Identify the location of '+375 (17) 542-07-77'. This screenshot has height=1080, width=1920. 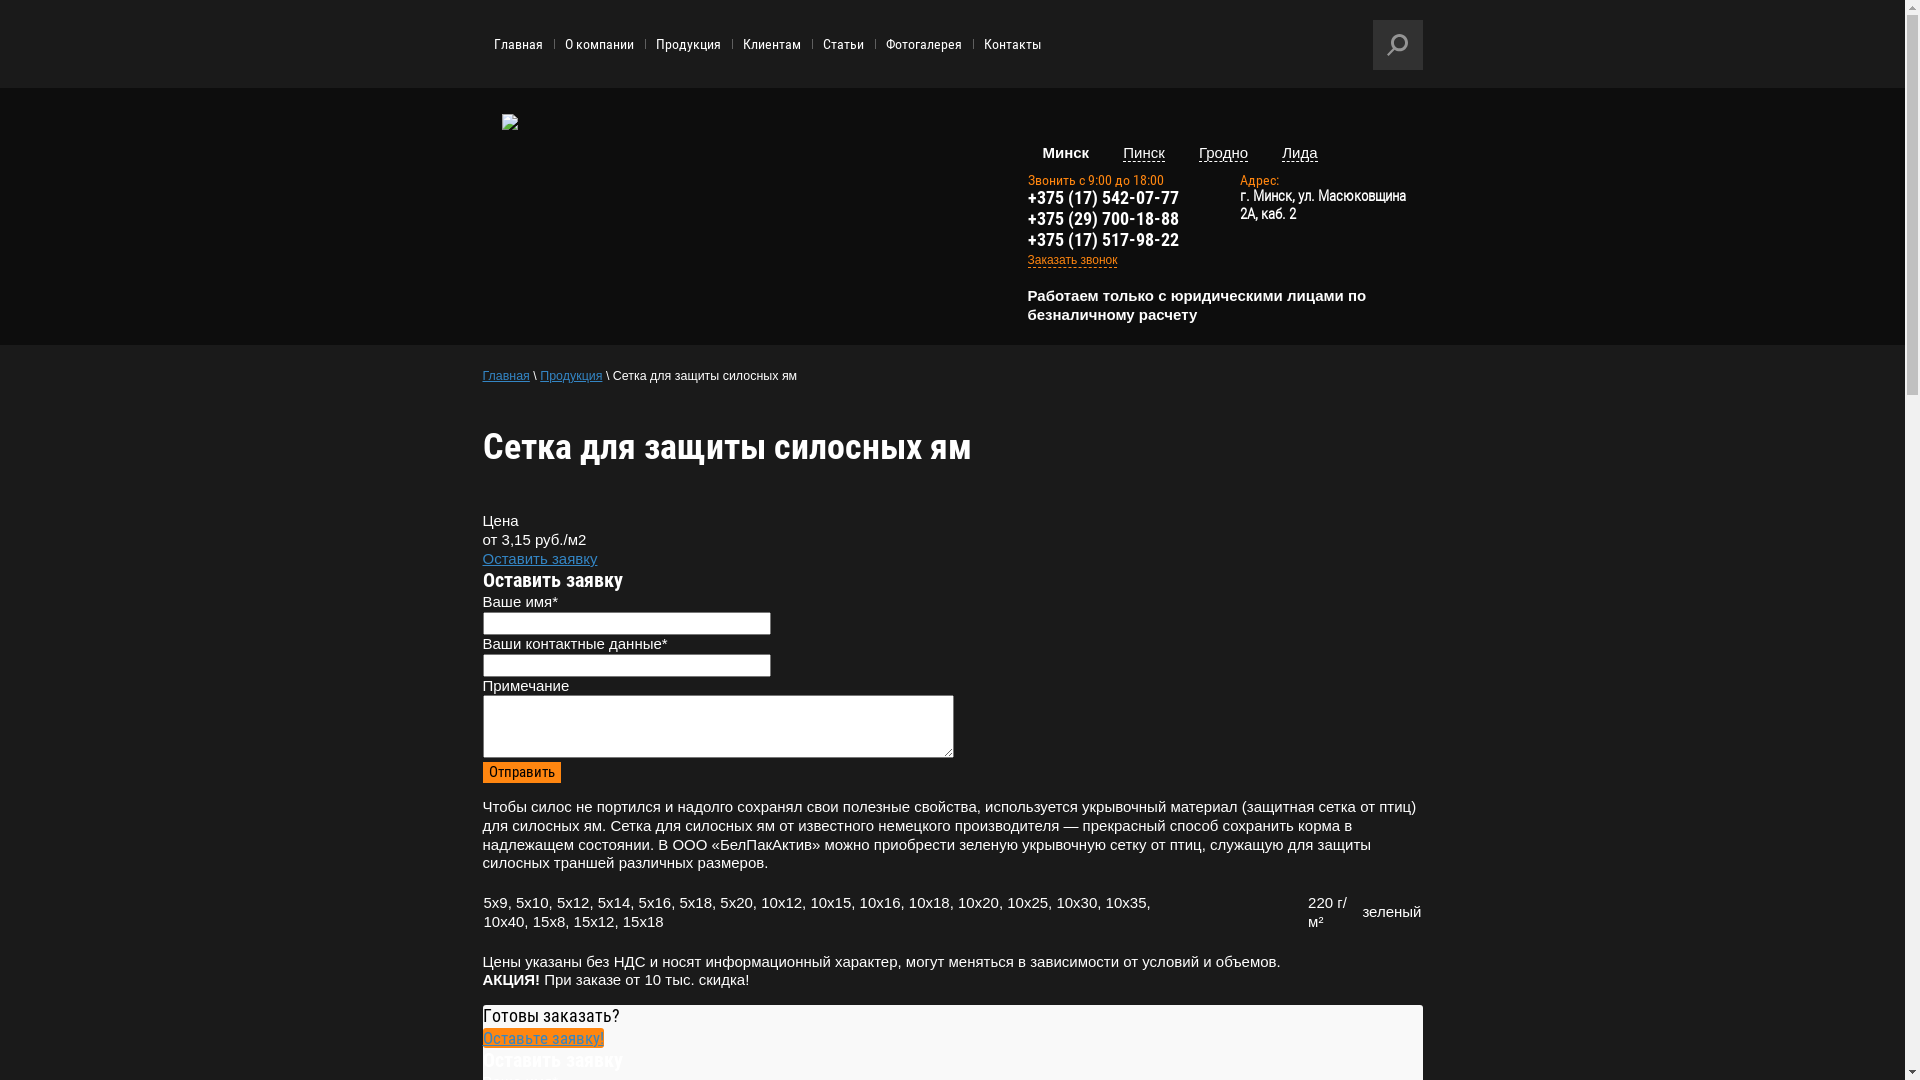
(1027, 197).